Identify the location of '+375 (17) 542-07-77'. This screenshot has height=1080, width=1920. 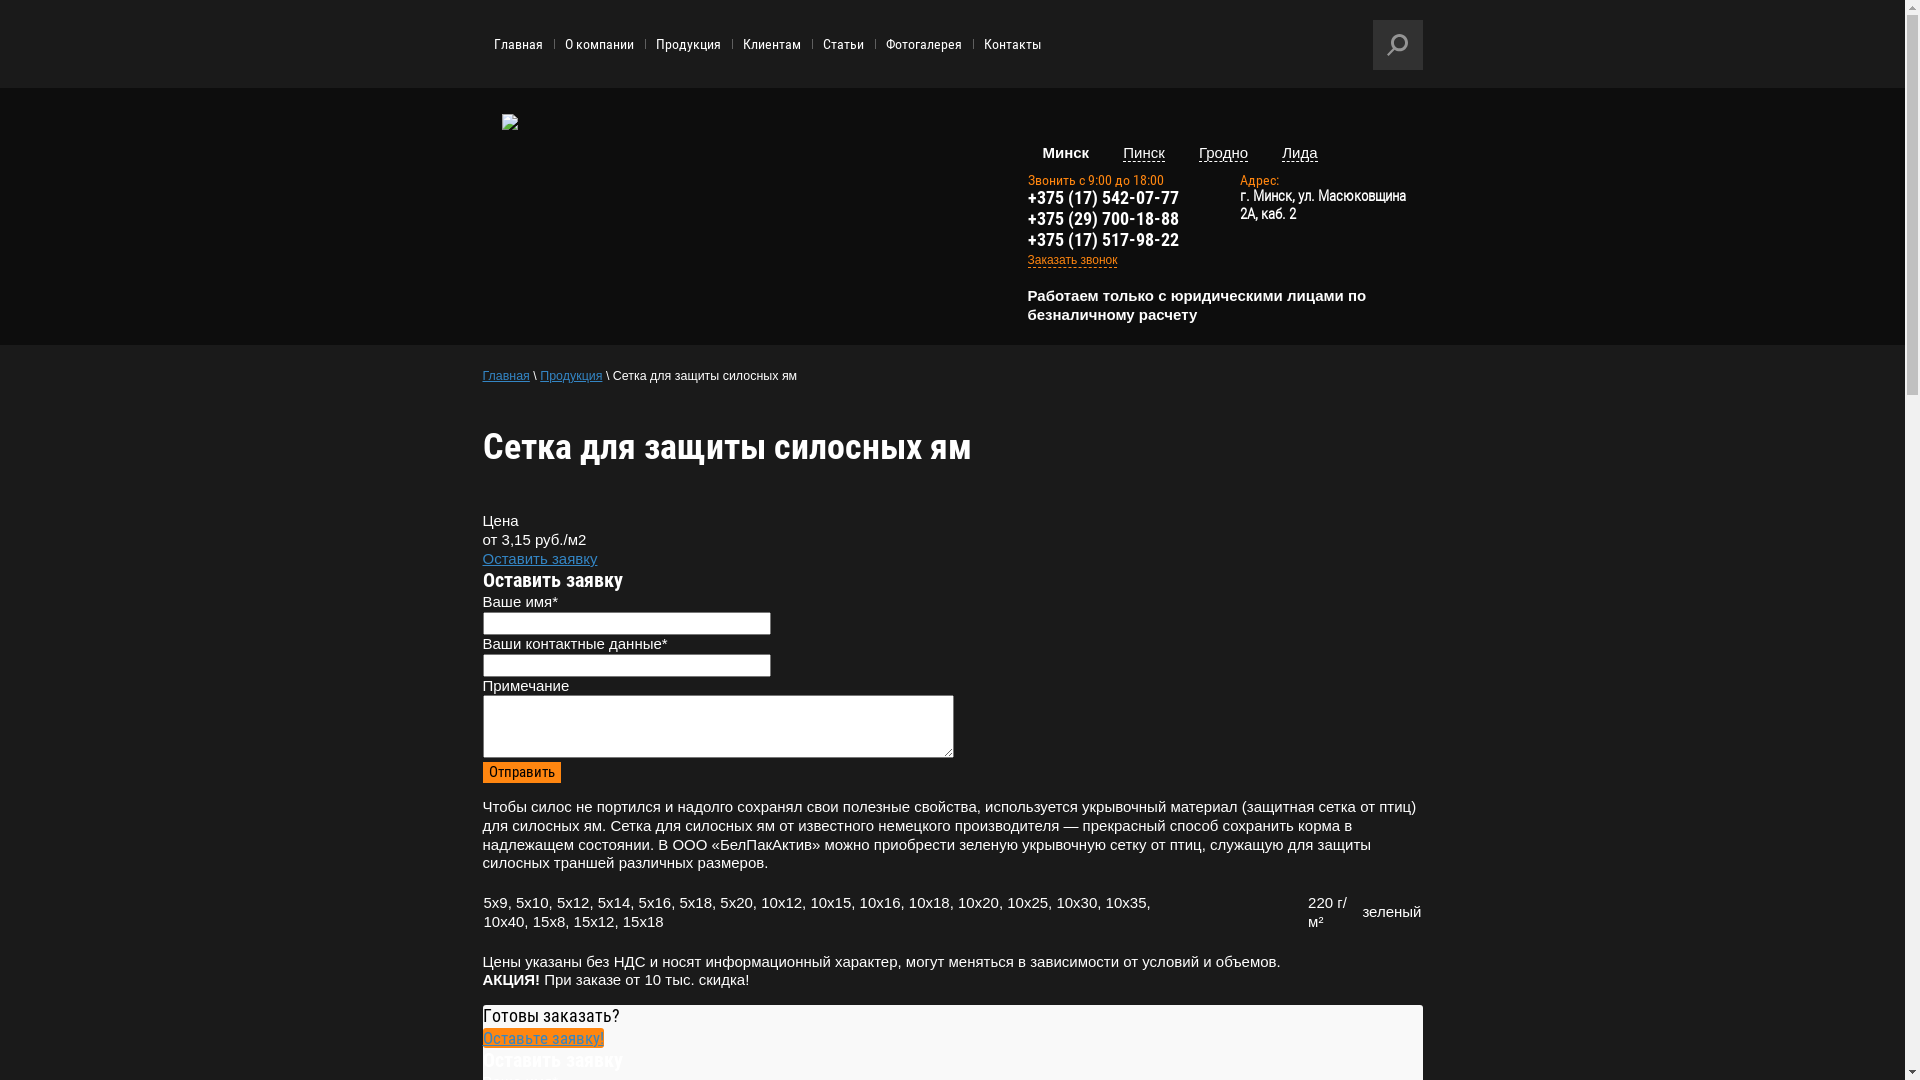
(1027, 197).